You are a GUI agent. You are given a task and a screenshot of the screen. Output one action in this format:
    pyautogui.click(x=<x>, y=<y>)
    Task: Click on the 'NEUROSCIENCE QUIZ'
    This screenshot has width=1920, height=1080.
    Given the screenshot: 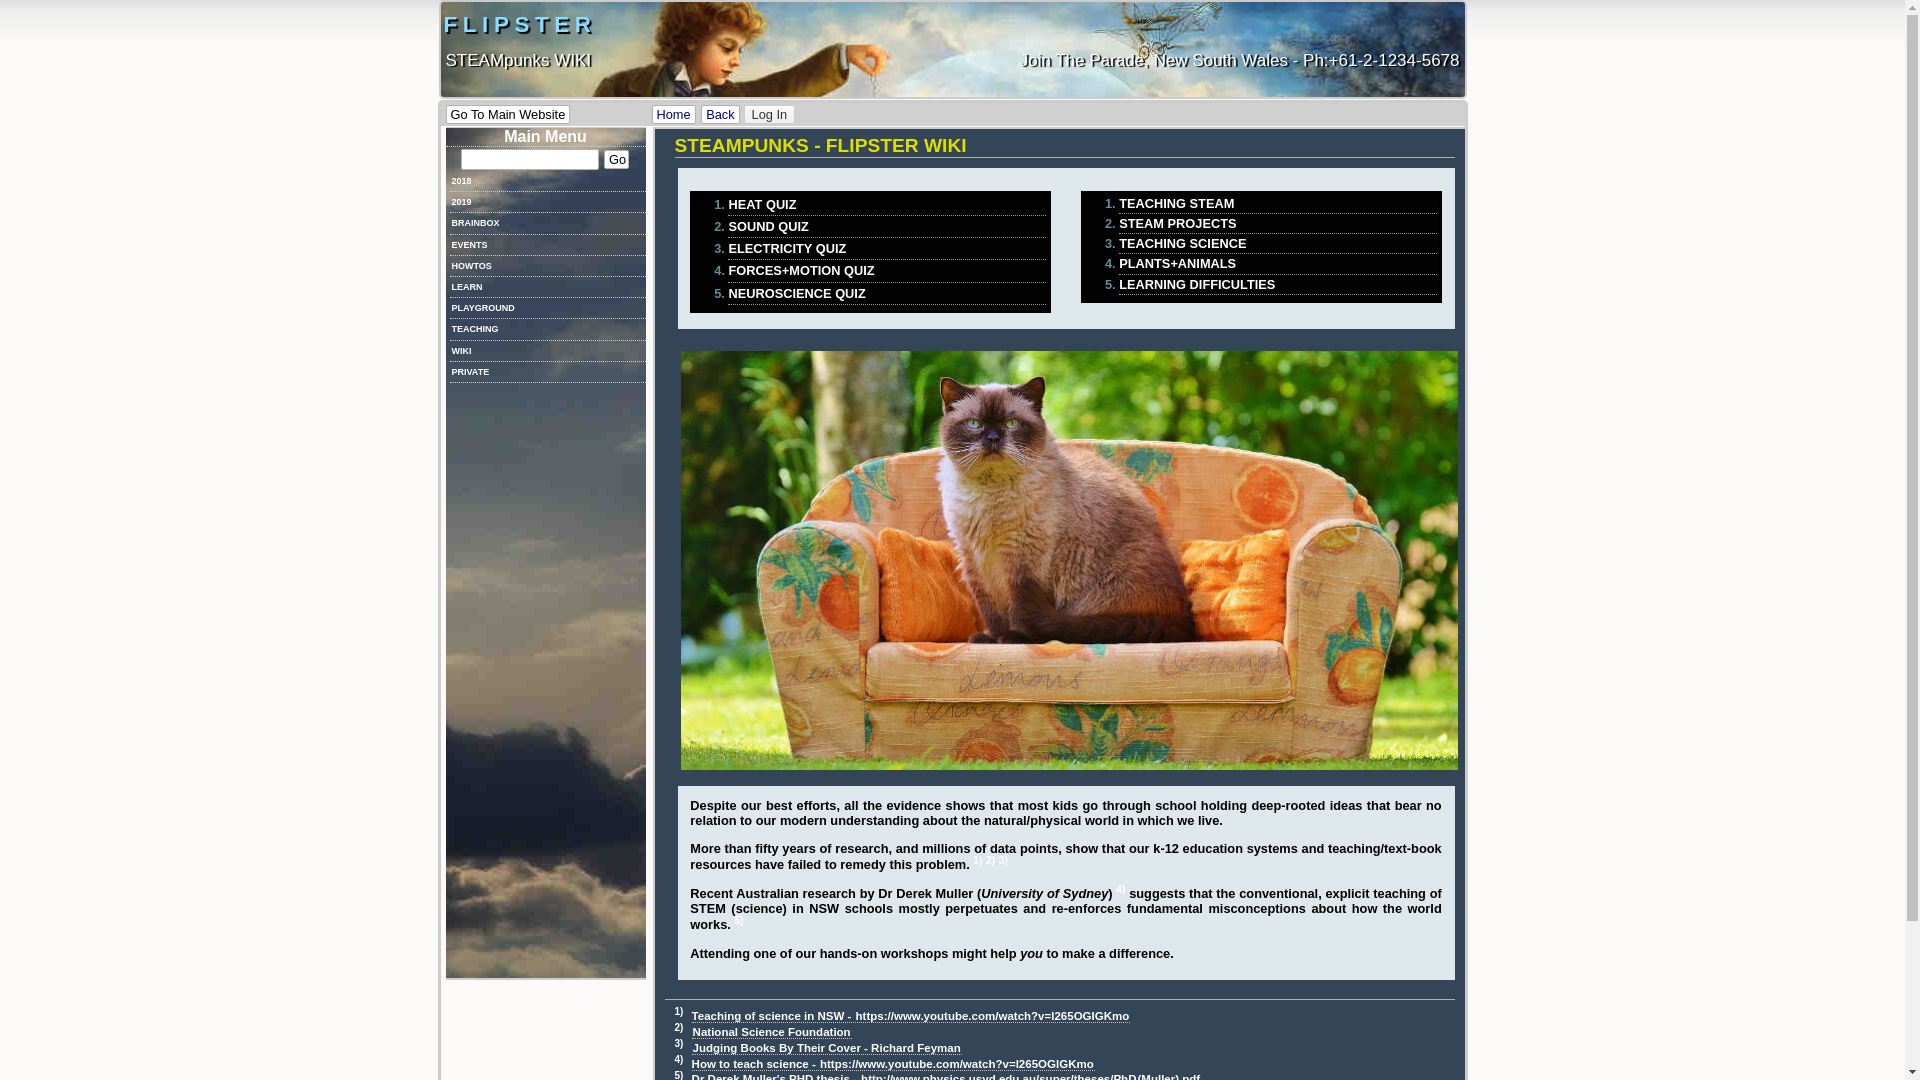 What is the action you would take?
    pyautogui.click(x=885, y=293)
    